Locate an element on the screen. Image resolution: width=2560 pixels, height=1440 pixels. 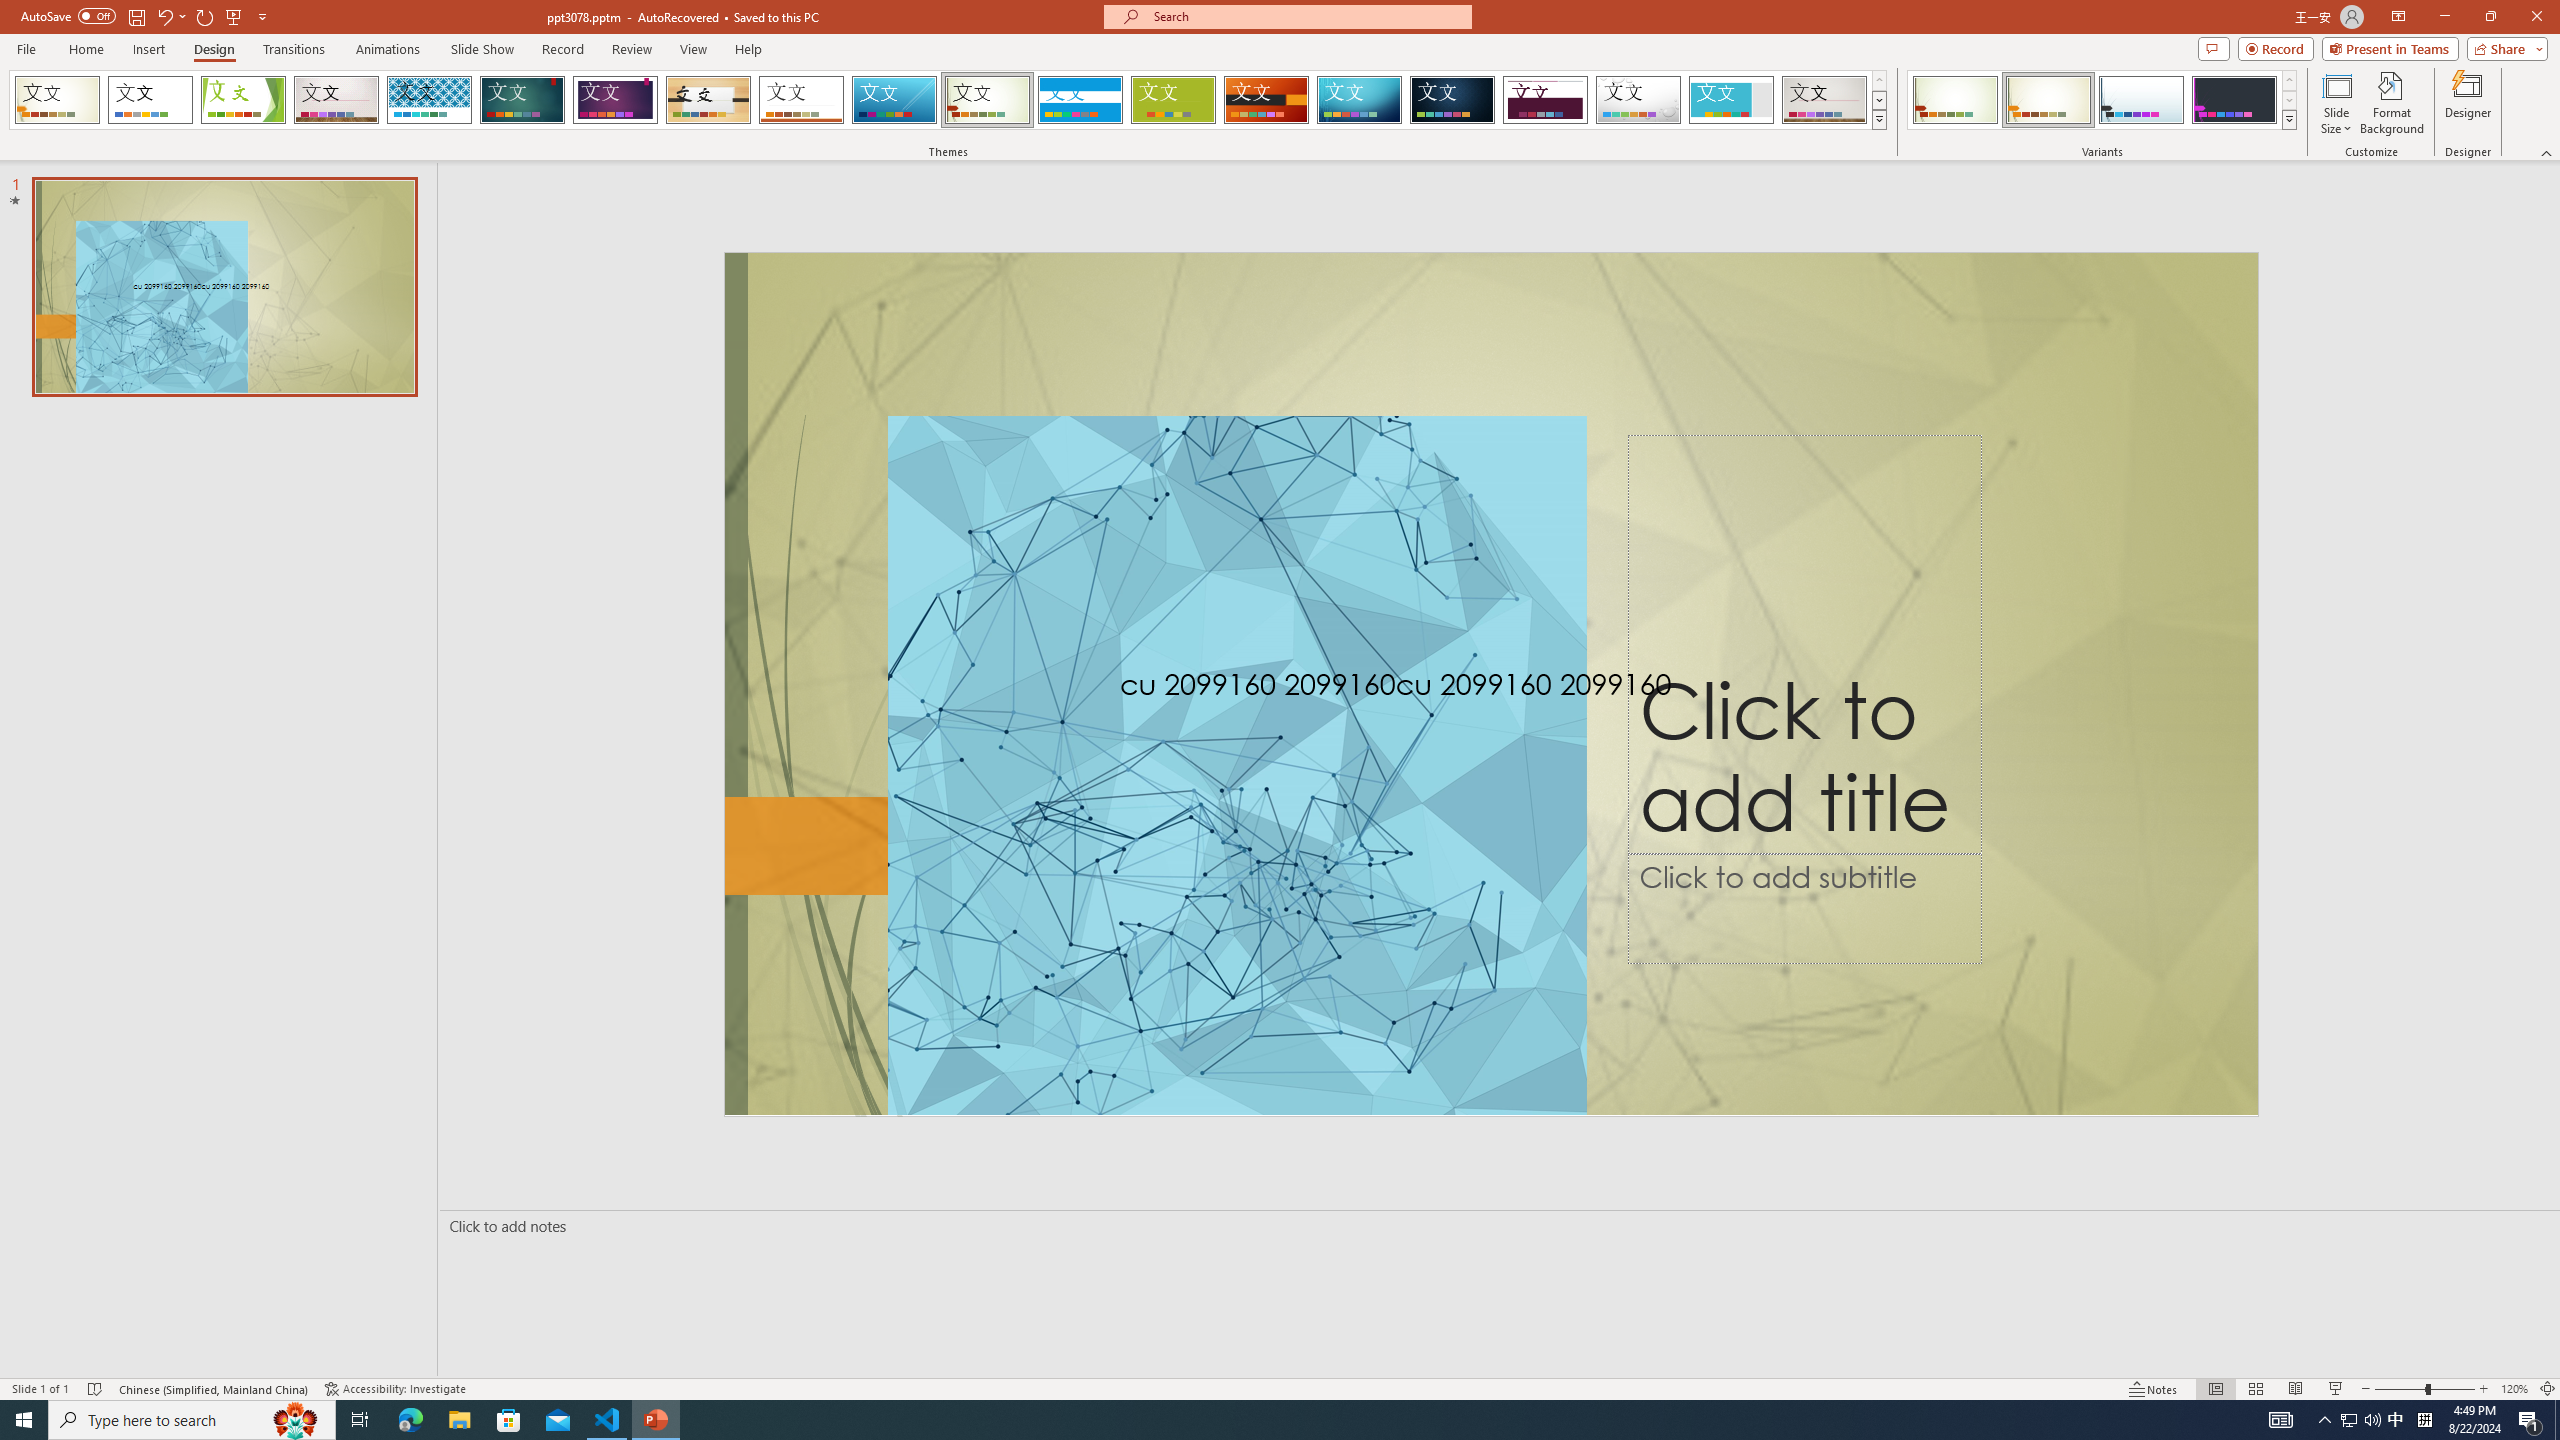
'Themes' is located at coordinates (1879, 118).